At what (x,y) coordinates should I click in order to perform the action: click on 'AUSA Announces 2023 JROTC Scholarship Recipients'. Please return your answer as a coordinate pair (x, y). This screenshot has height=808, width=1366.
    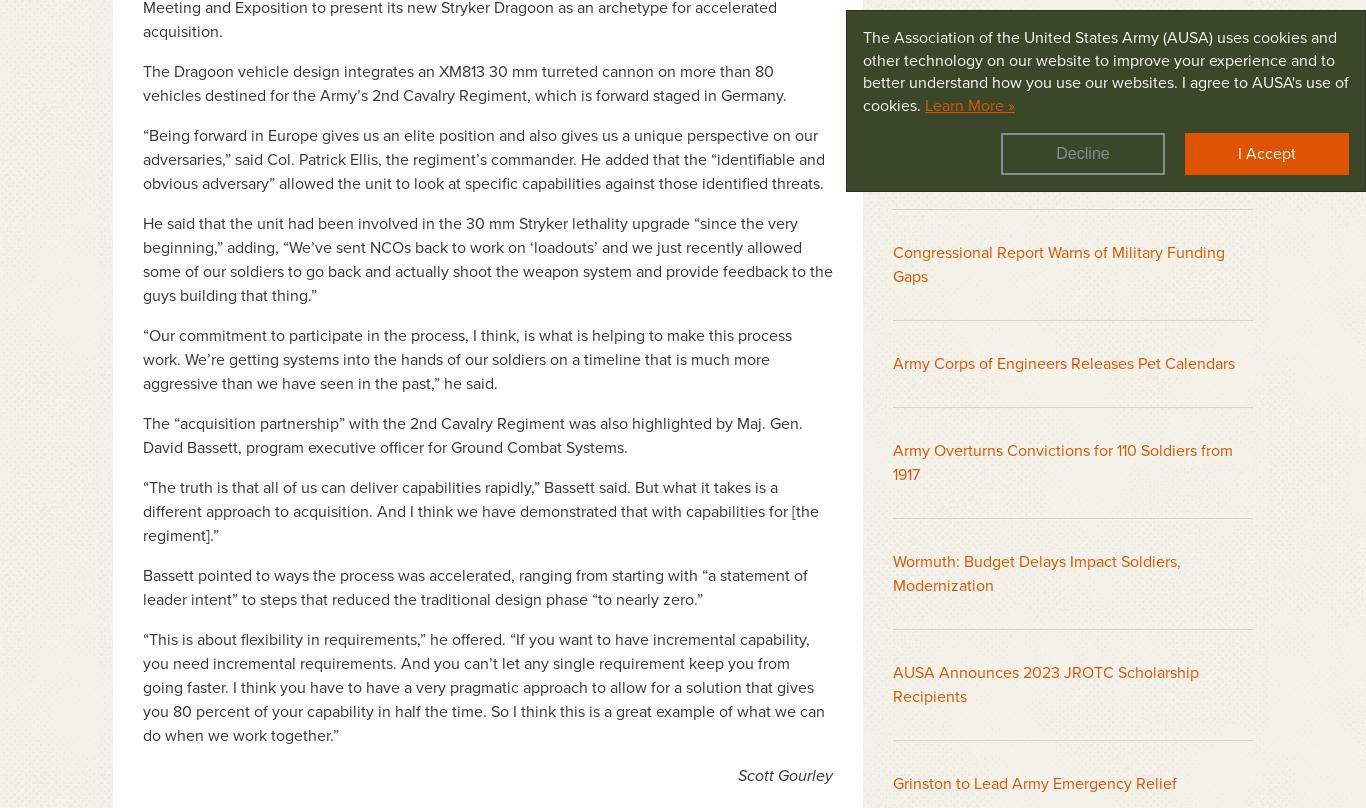
    Looking at the image, I should click on (891, 683).